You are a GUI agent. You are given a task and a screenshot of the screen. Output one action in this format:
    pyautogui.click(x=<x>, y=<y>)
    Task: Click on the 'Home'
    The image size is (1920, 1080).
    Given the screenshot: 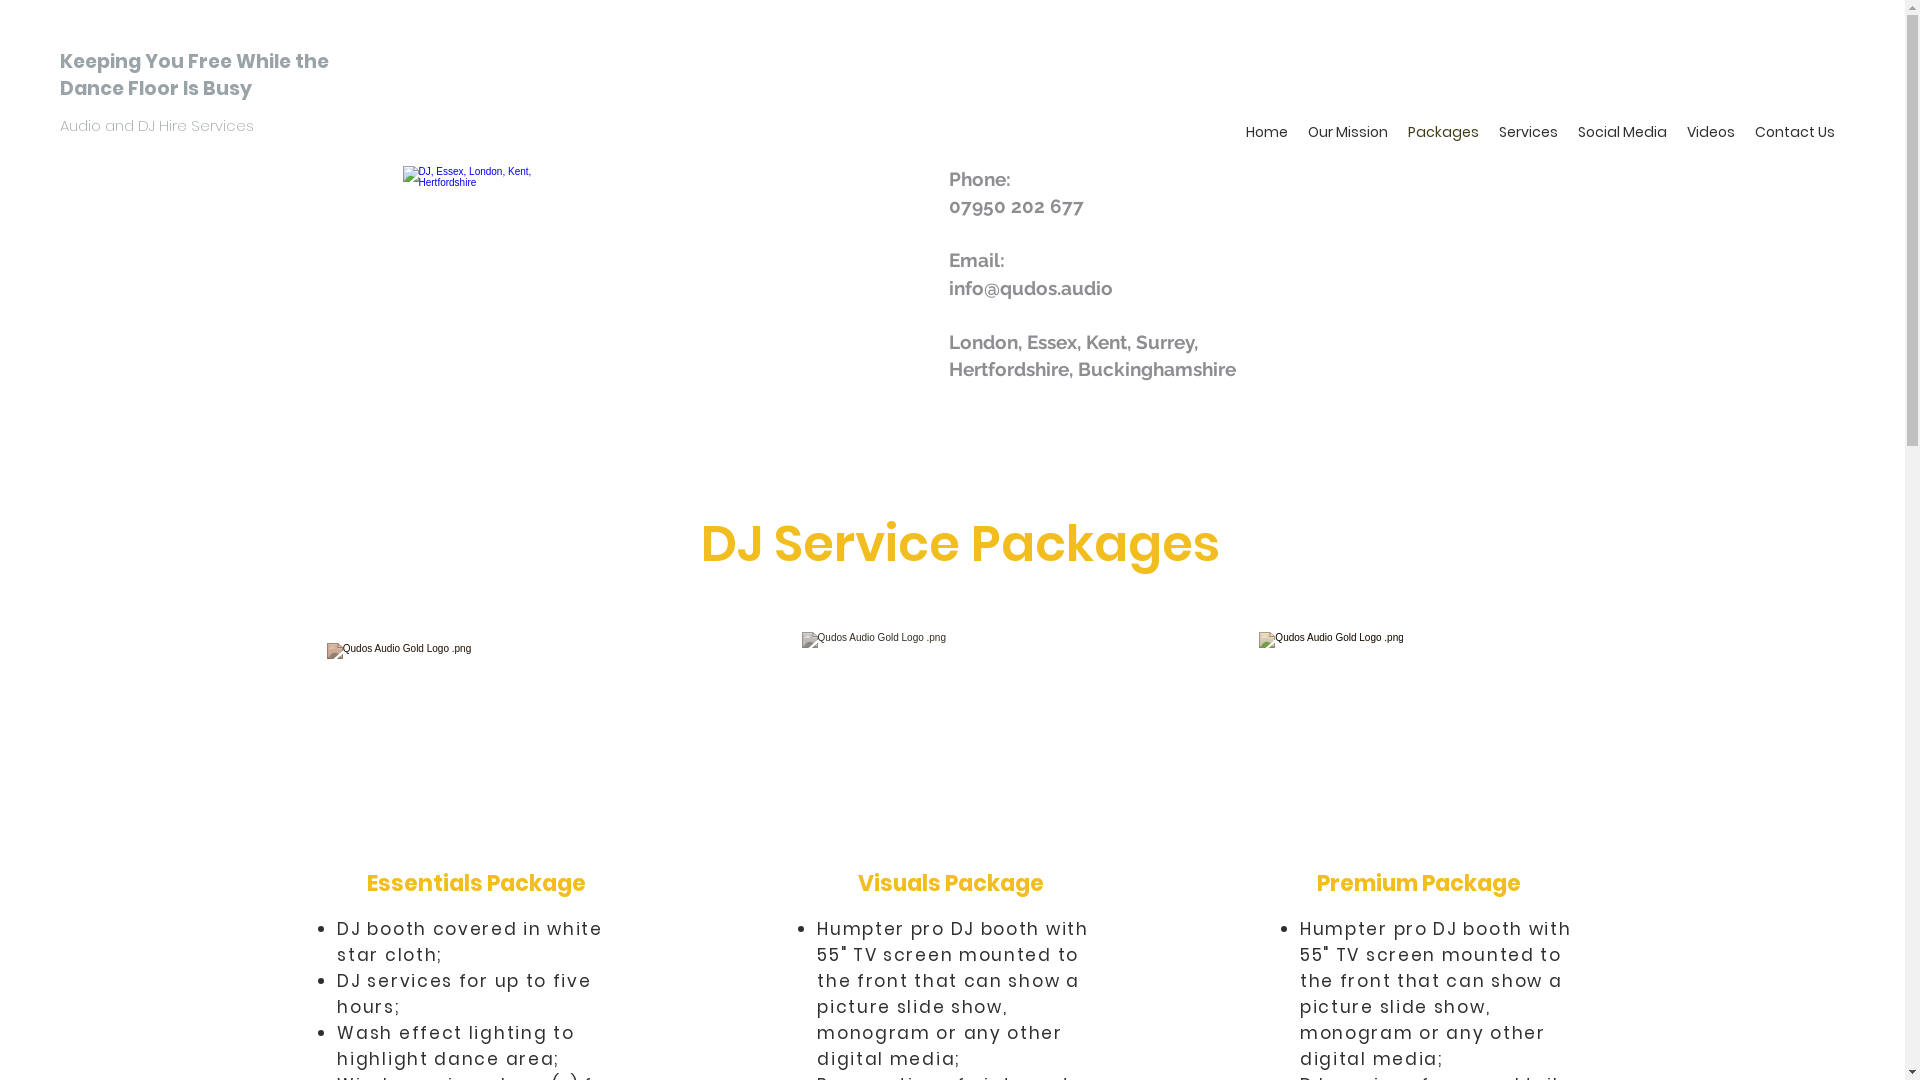 What is the action you would take?
    pyautogui.click(x=1266, y=131)
    